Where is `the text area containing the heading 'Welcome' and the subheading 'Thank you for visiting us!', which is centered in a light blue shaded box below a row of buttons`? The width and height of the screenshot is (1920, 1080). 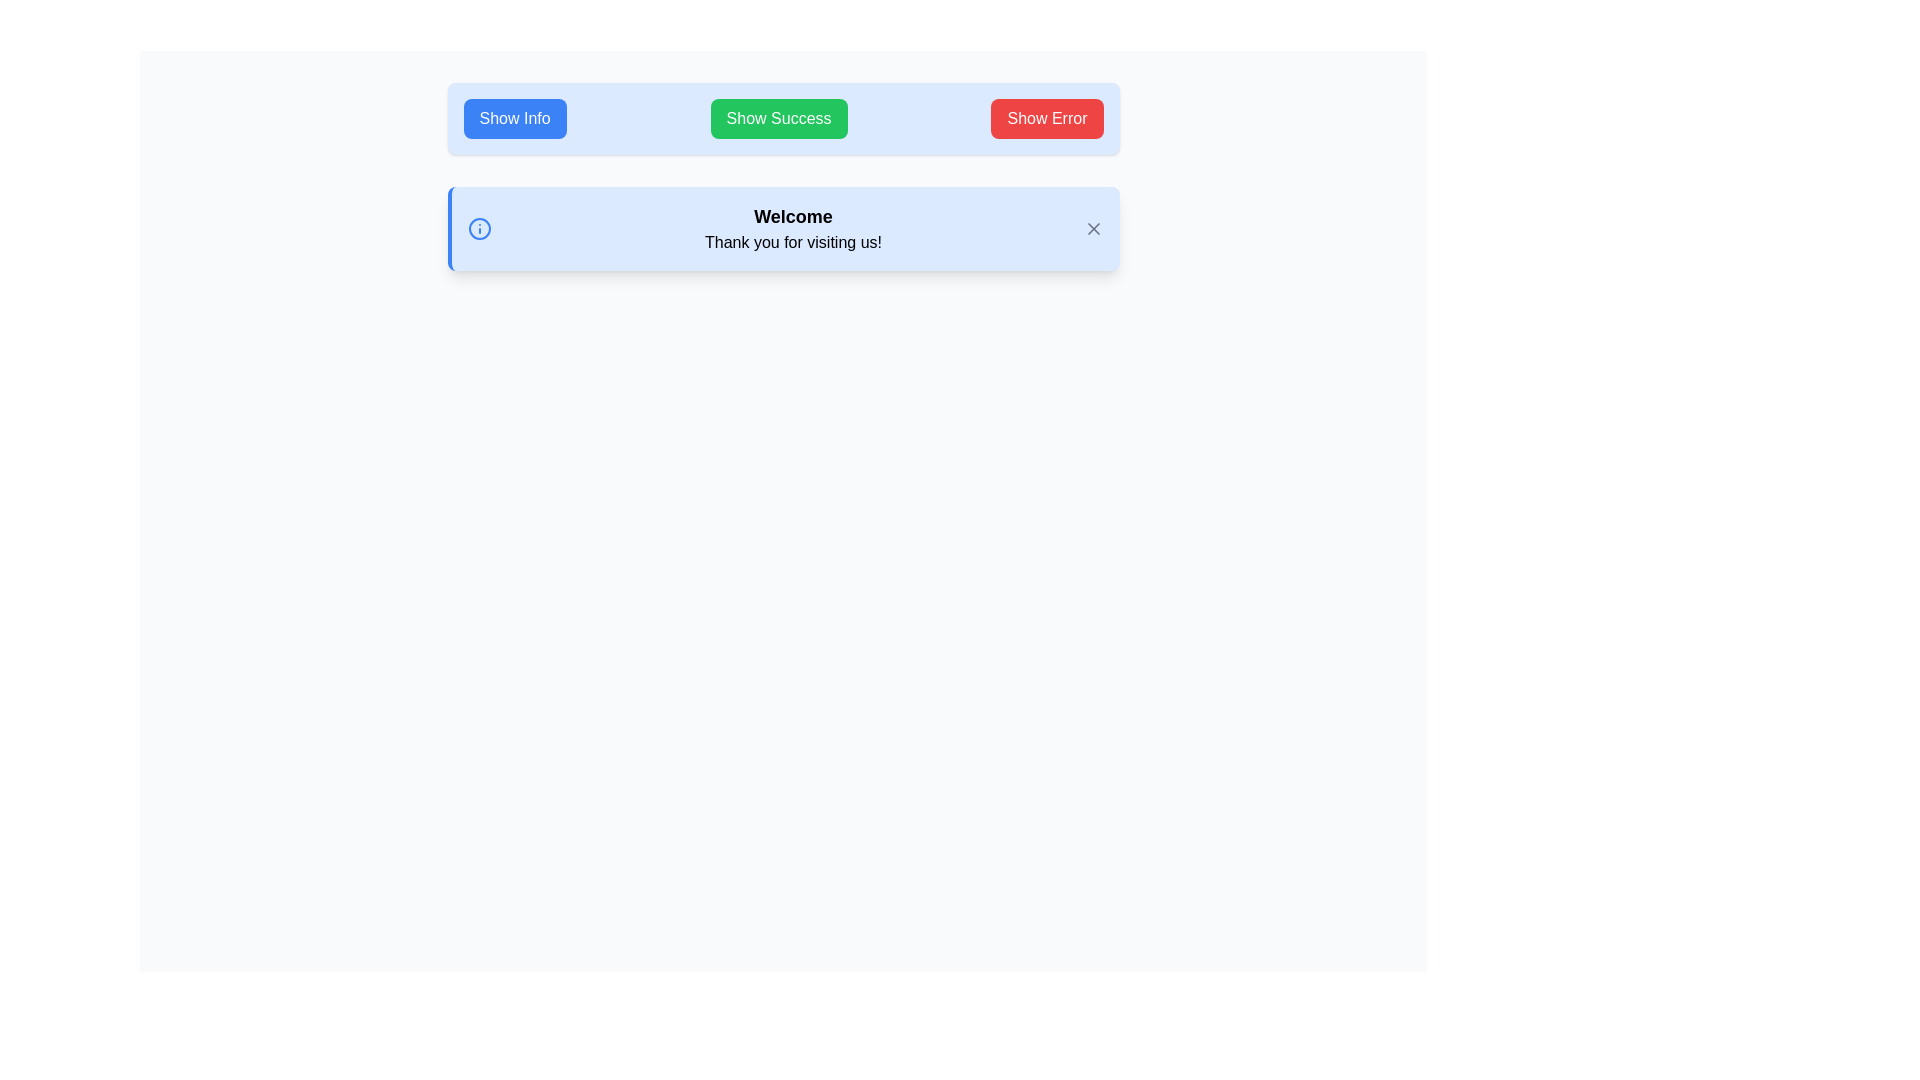
the text area containing the heading 'Welcome' and the subheading 'Thank you for visiting us!', which is centered in a light blue shaded box below a row of buttons is located at coordinates (792, 227).